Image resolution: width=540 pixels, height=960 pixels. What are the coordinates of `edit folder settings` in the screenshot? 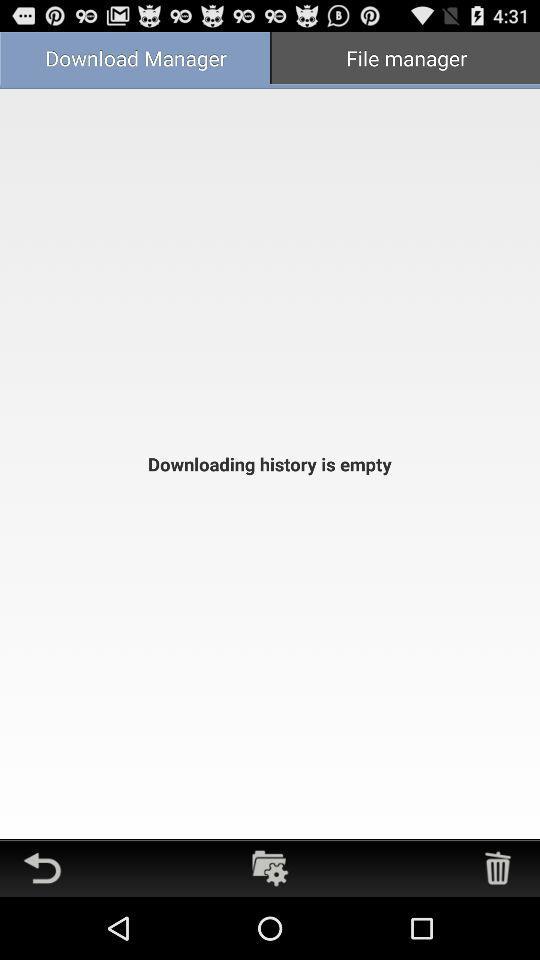 It's located at (270, 867).